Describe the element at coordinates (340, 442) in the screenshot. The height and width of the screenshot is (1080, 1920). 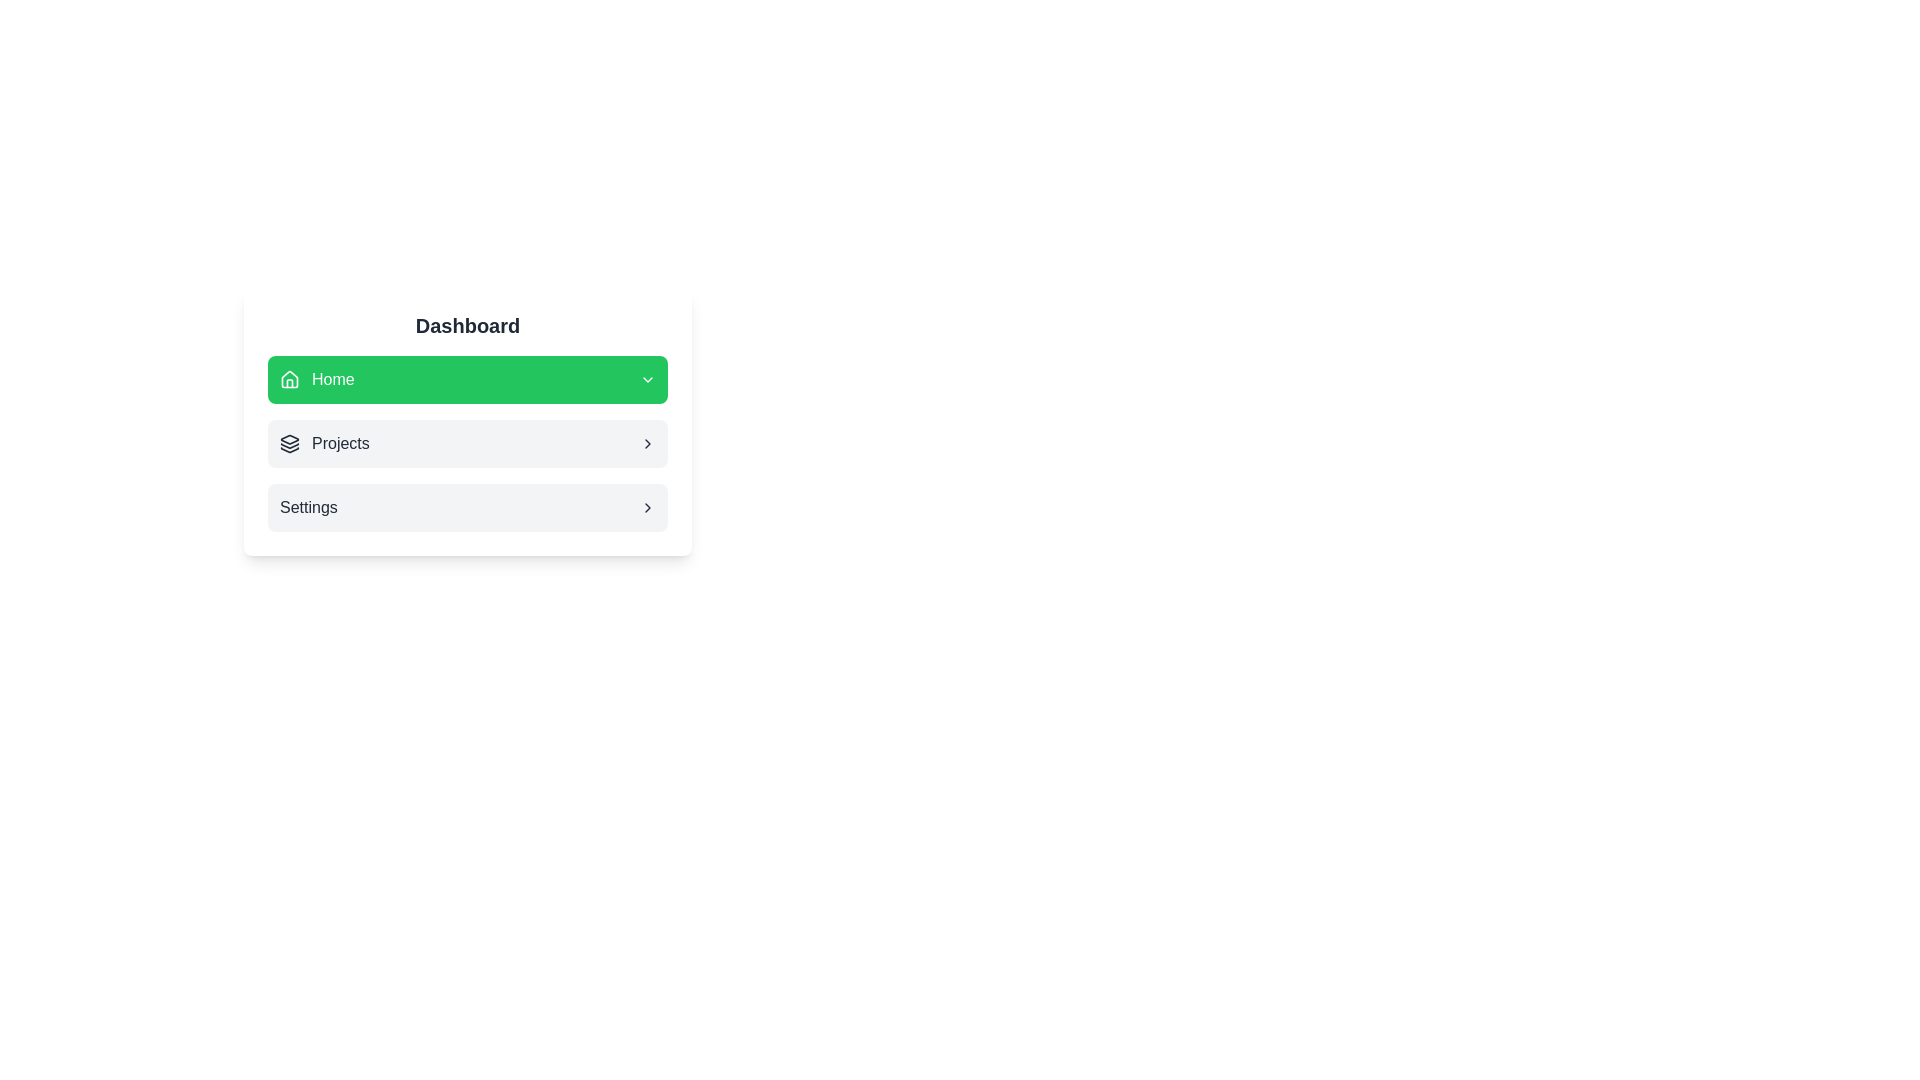
I see `the 'Projects' text label in the sidebar menu` at that location.